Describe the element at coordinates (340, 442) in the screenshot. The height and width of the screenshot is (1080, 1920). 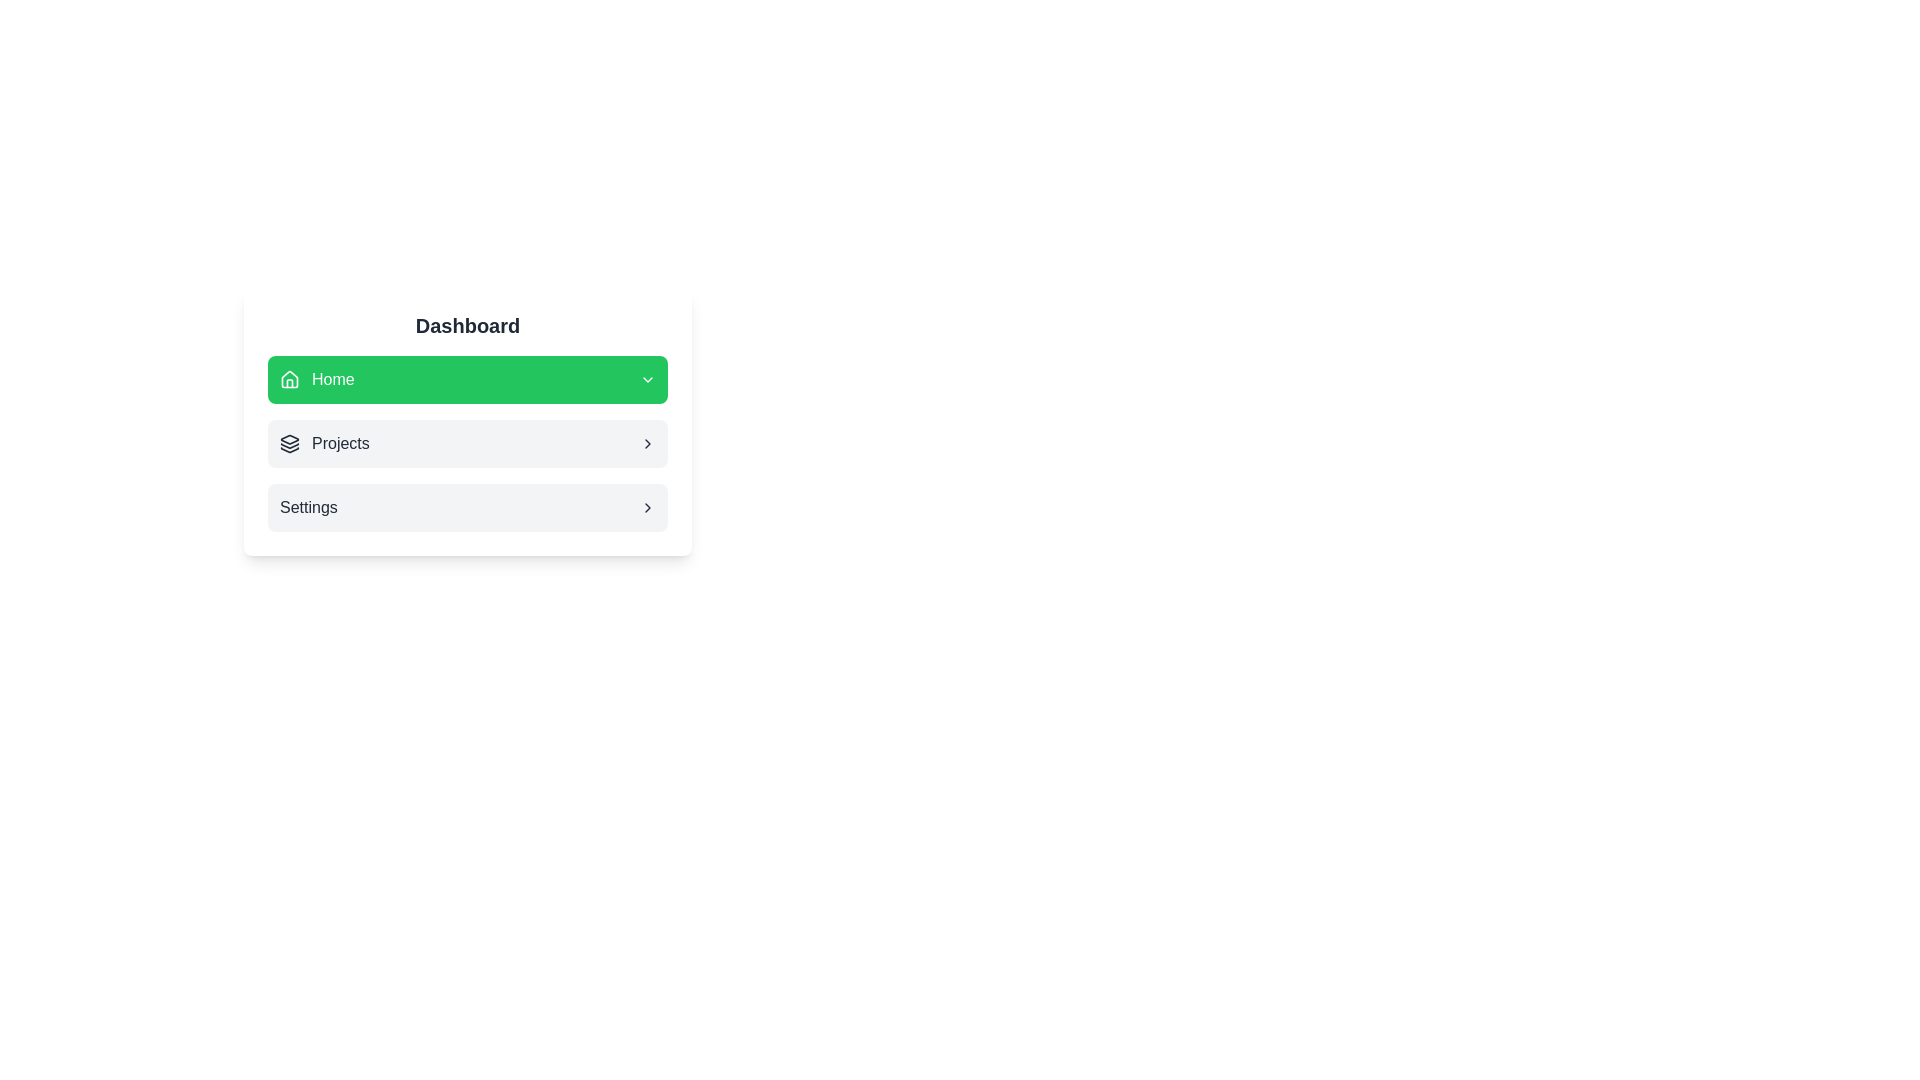
I see `the 'Projects' text label in the sidebar menu` at that location.